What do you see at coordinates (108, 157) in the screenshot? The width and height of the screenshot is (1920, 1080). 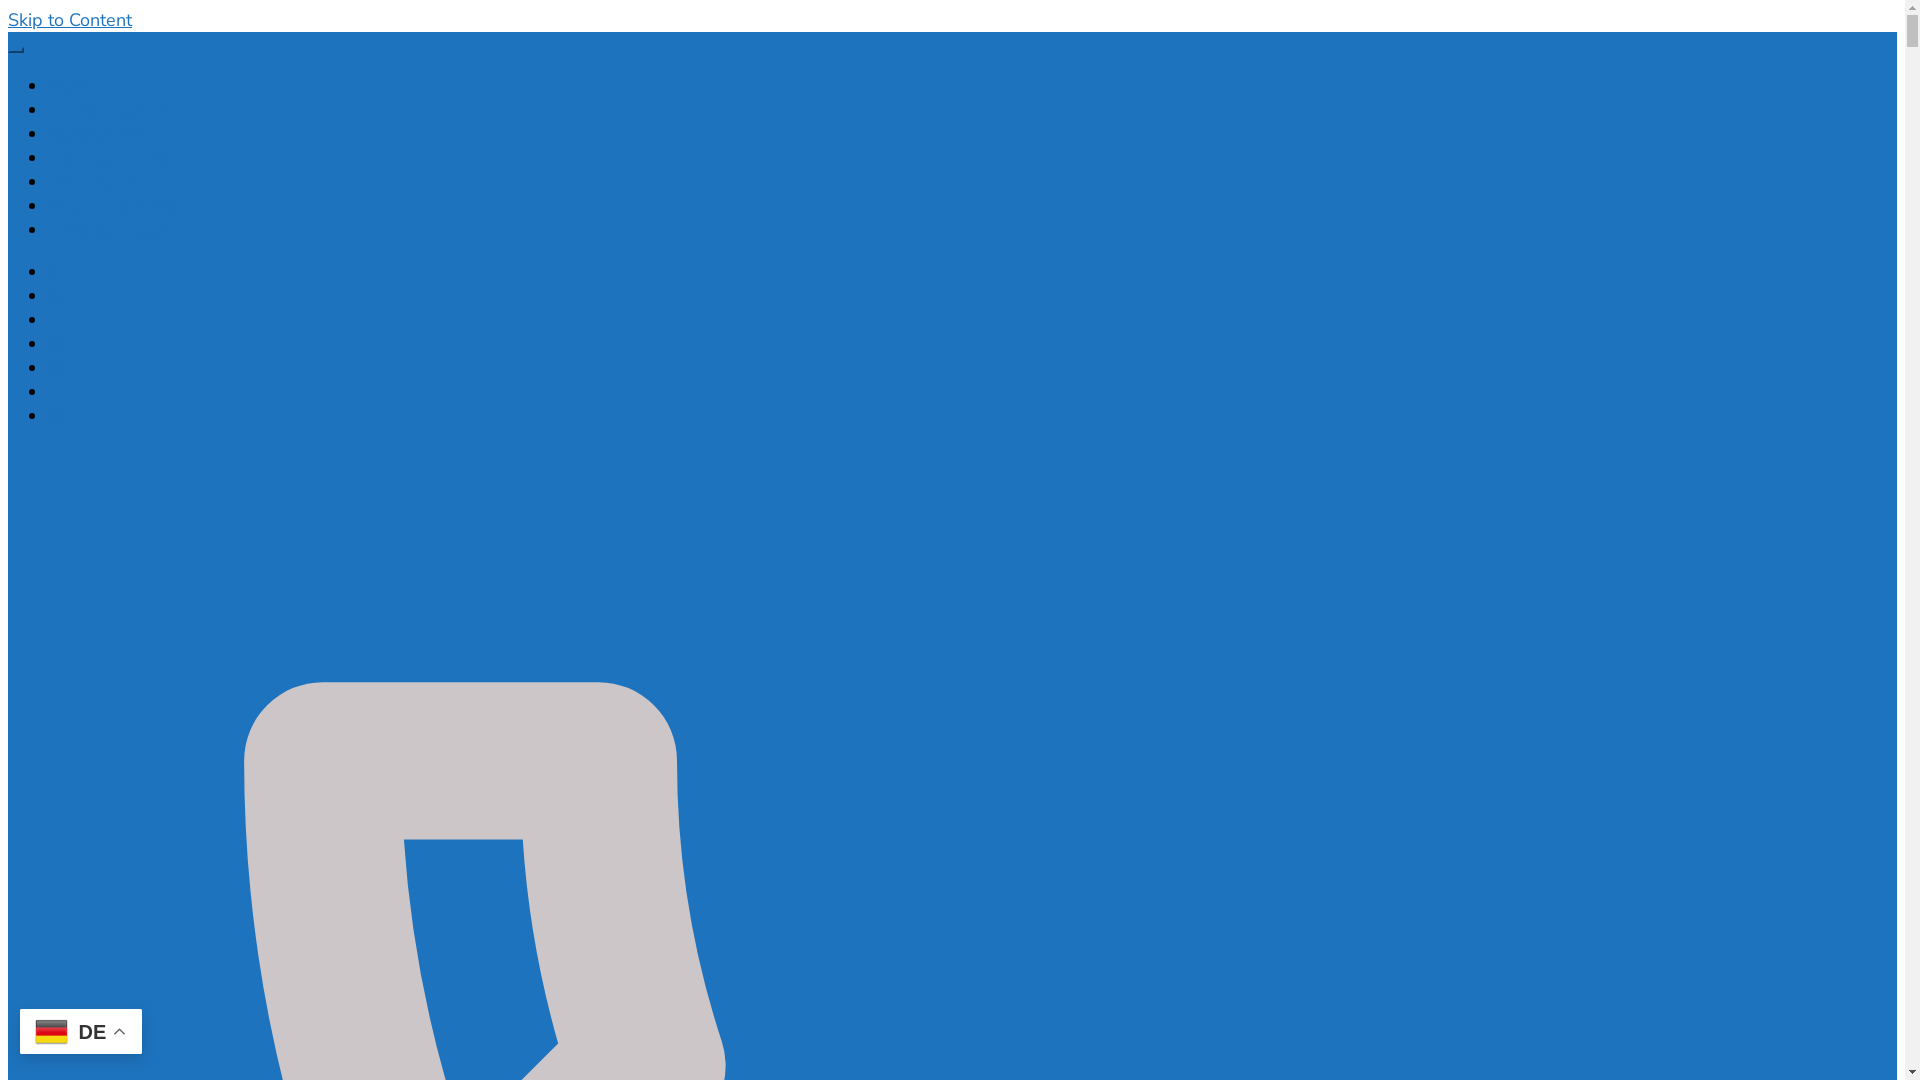 I see `'Massagepraxis'` at bounding box center [108, 157].